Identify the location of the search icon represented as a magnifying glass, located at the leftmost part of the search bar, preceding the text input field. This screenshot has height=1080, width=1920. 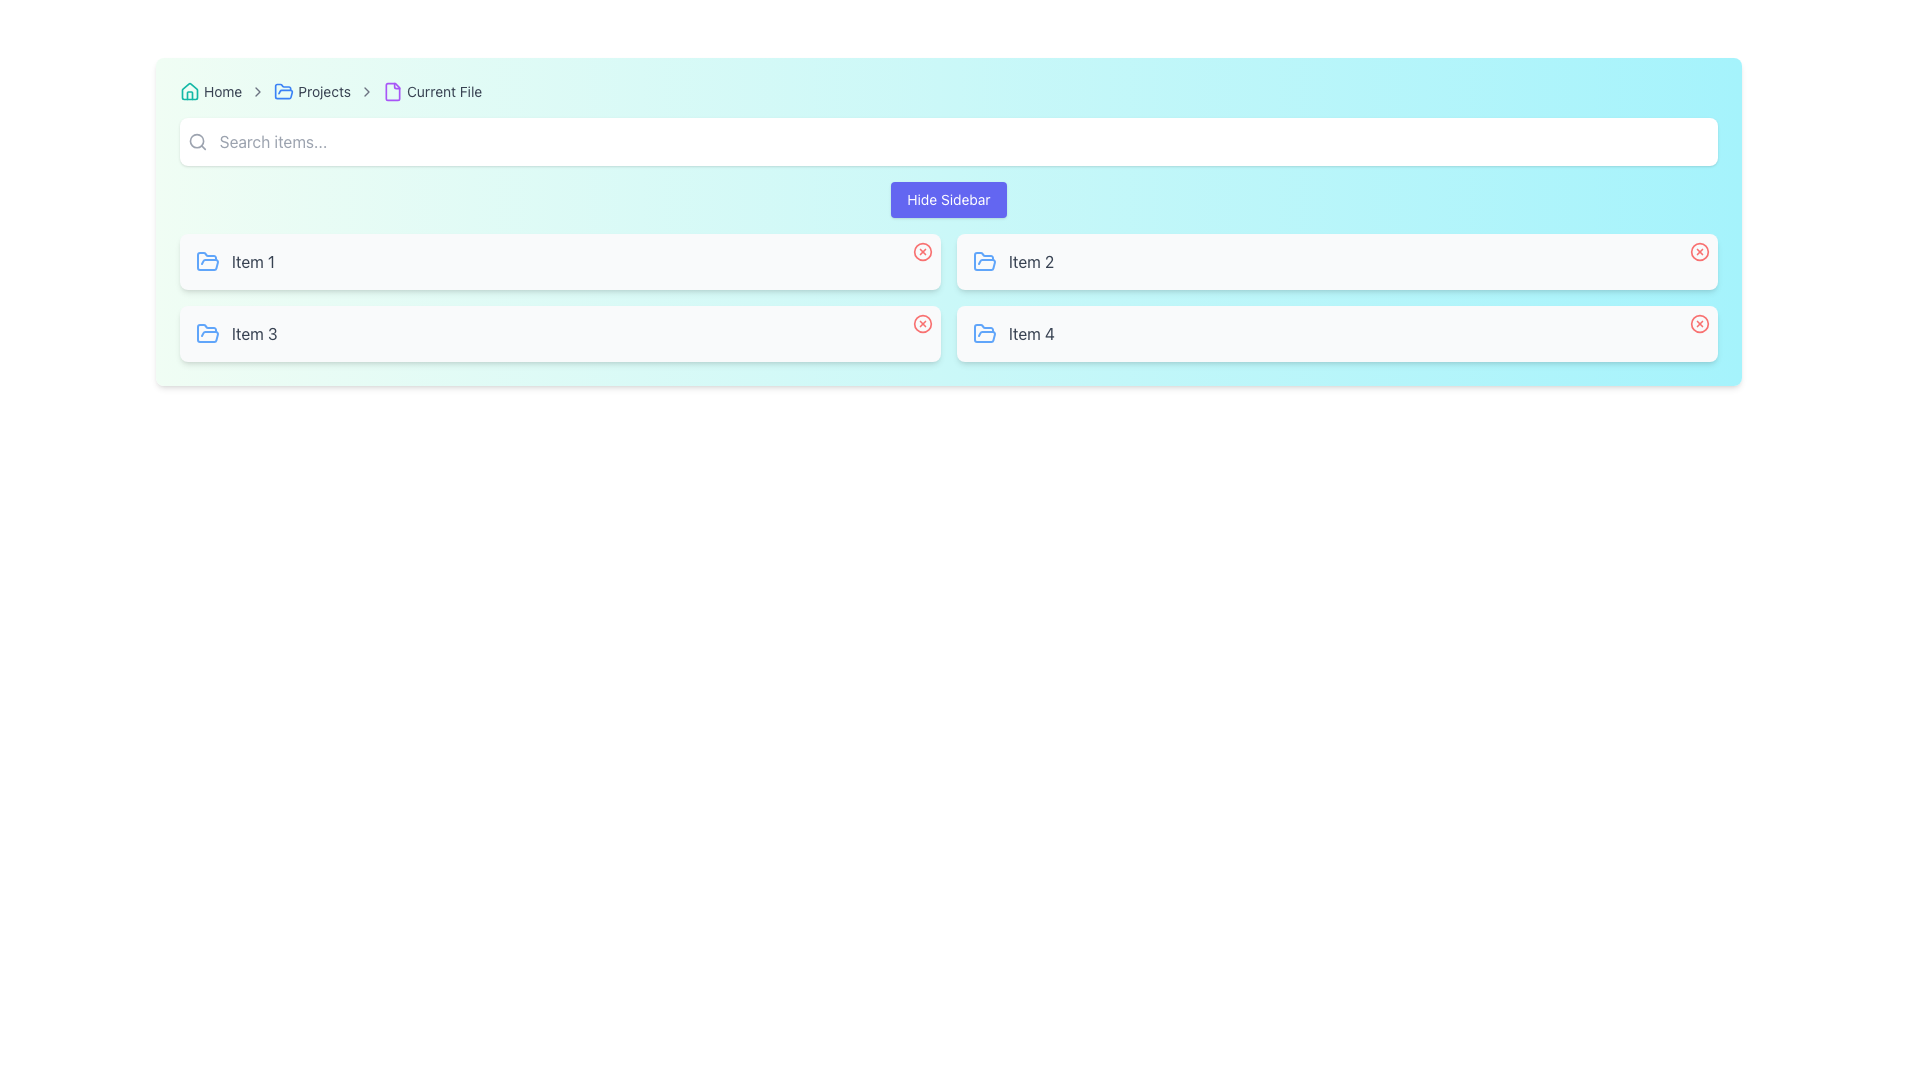
(197, 141).